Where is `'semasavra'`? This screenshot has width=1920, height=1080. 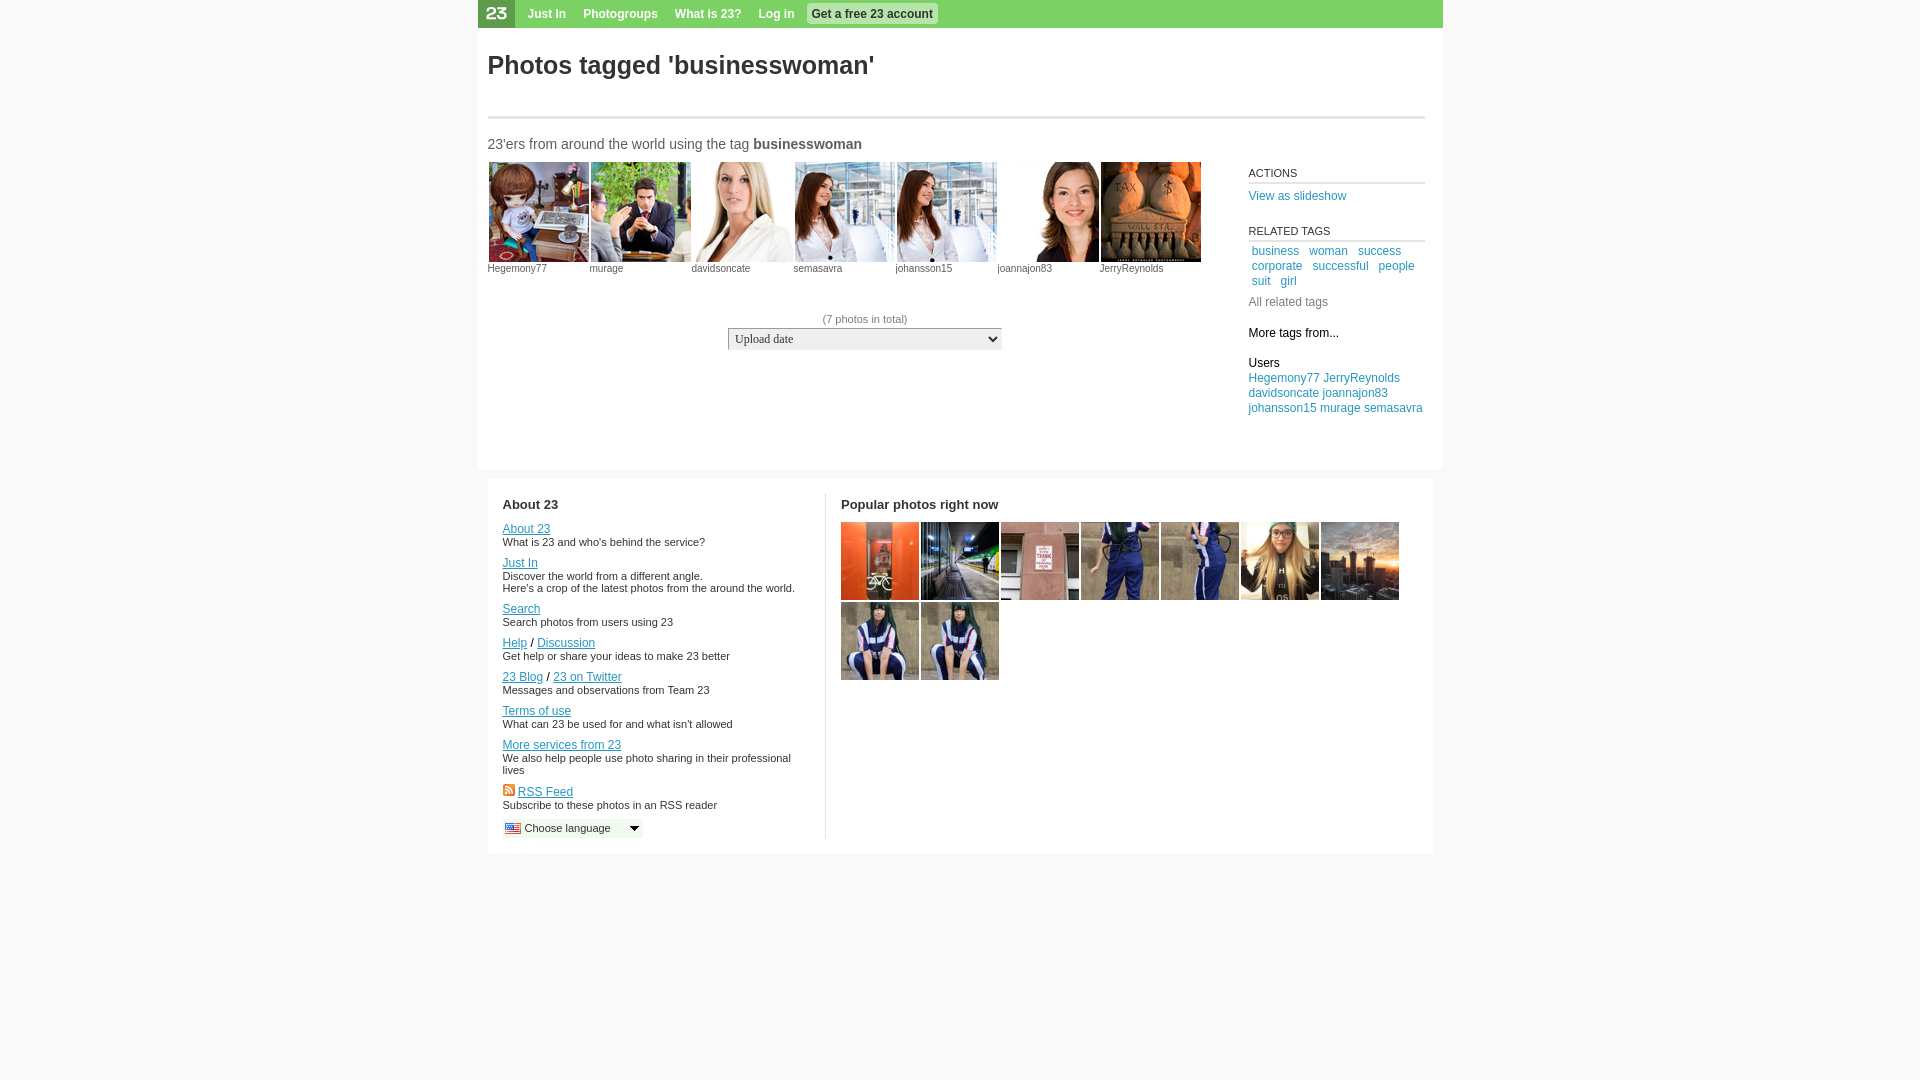
'semasavra' is located at coordinates (818, 267).